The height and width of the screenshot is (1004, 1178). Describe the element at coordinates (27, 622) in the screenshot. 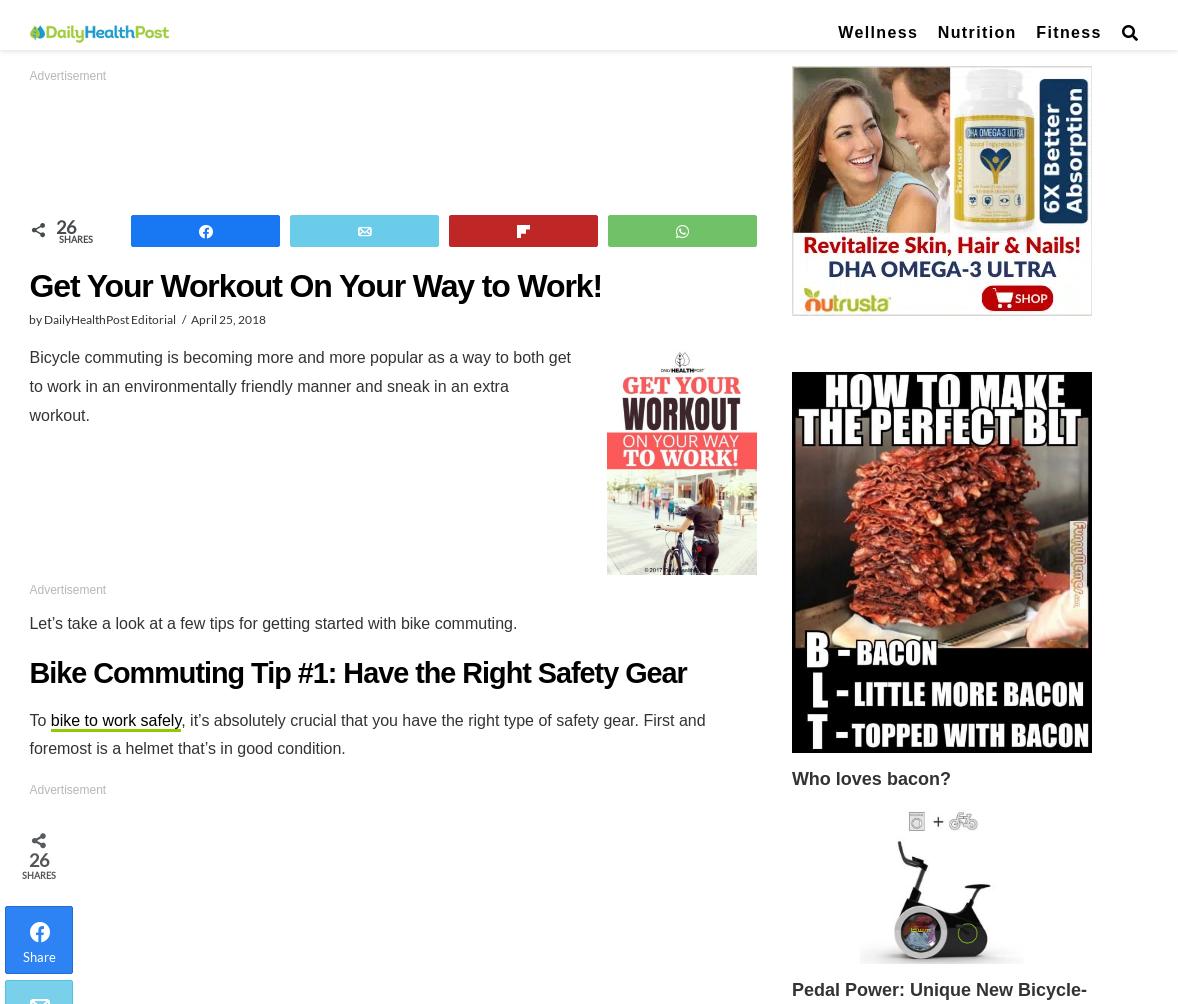

I see `'Let’s take a look at a few tips for getting started with bike commuting.'` at that location.